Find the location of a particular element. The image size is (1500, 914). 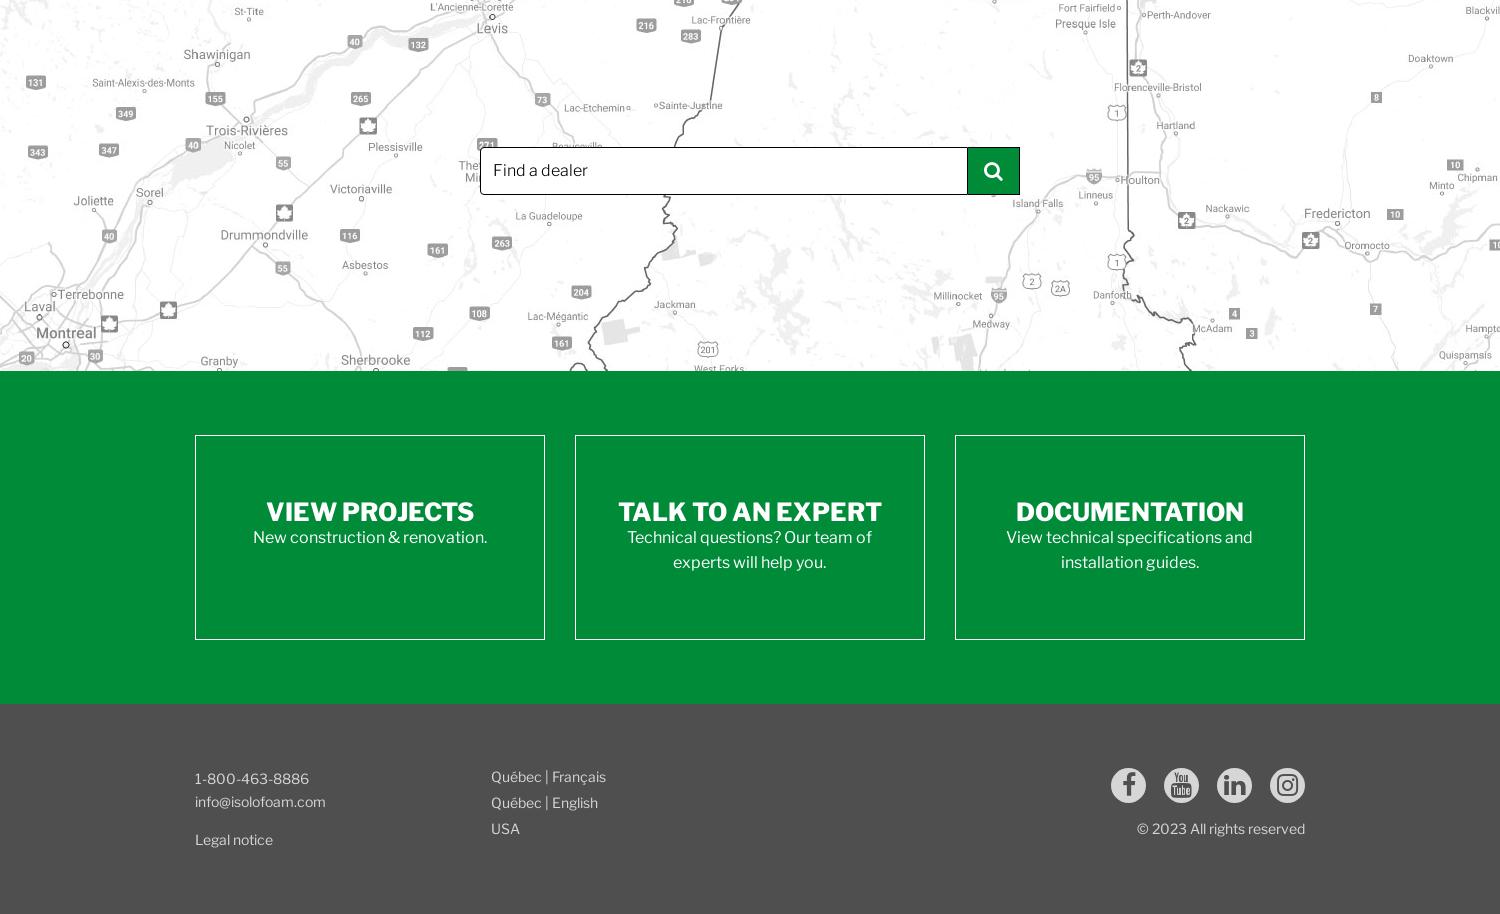

'Technical questions? Our team of experts will help you.' is located at coordinates (748, 549).